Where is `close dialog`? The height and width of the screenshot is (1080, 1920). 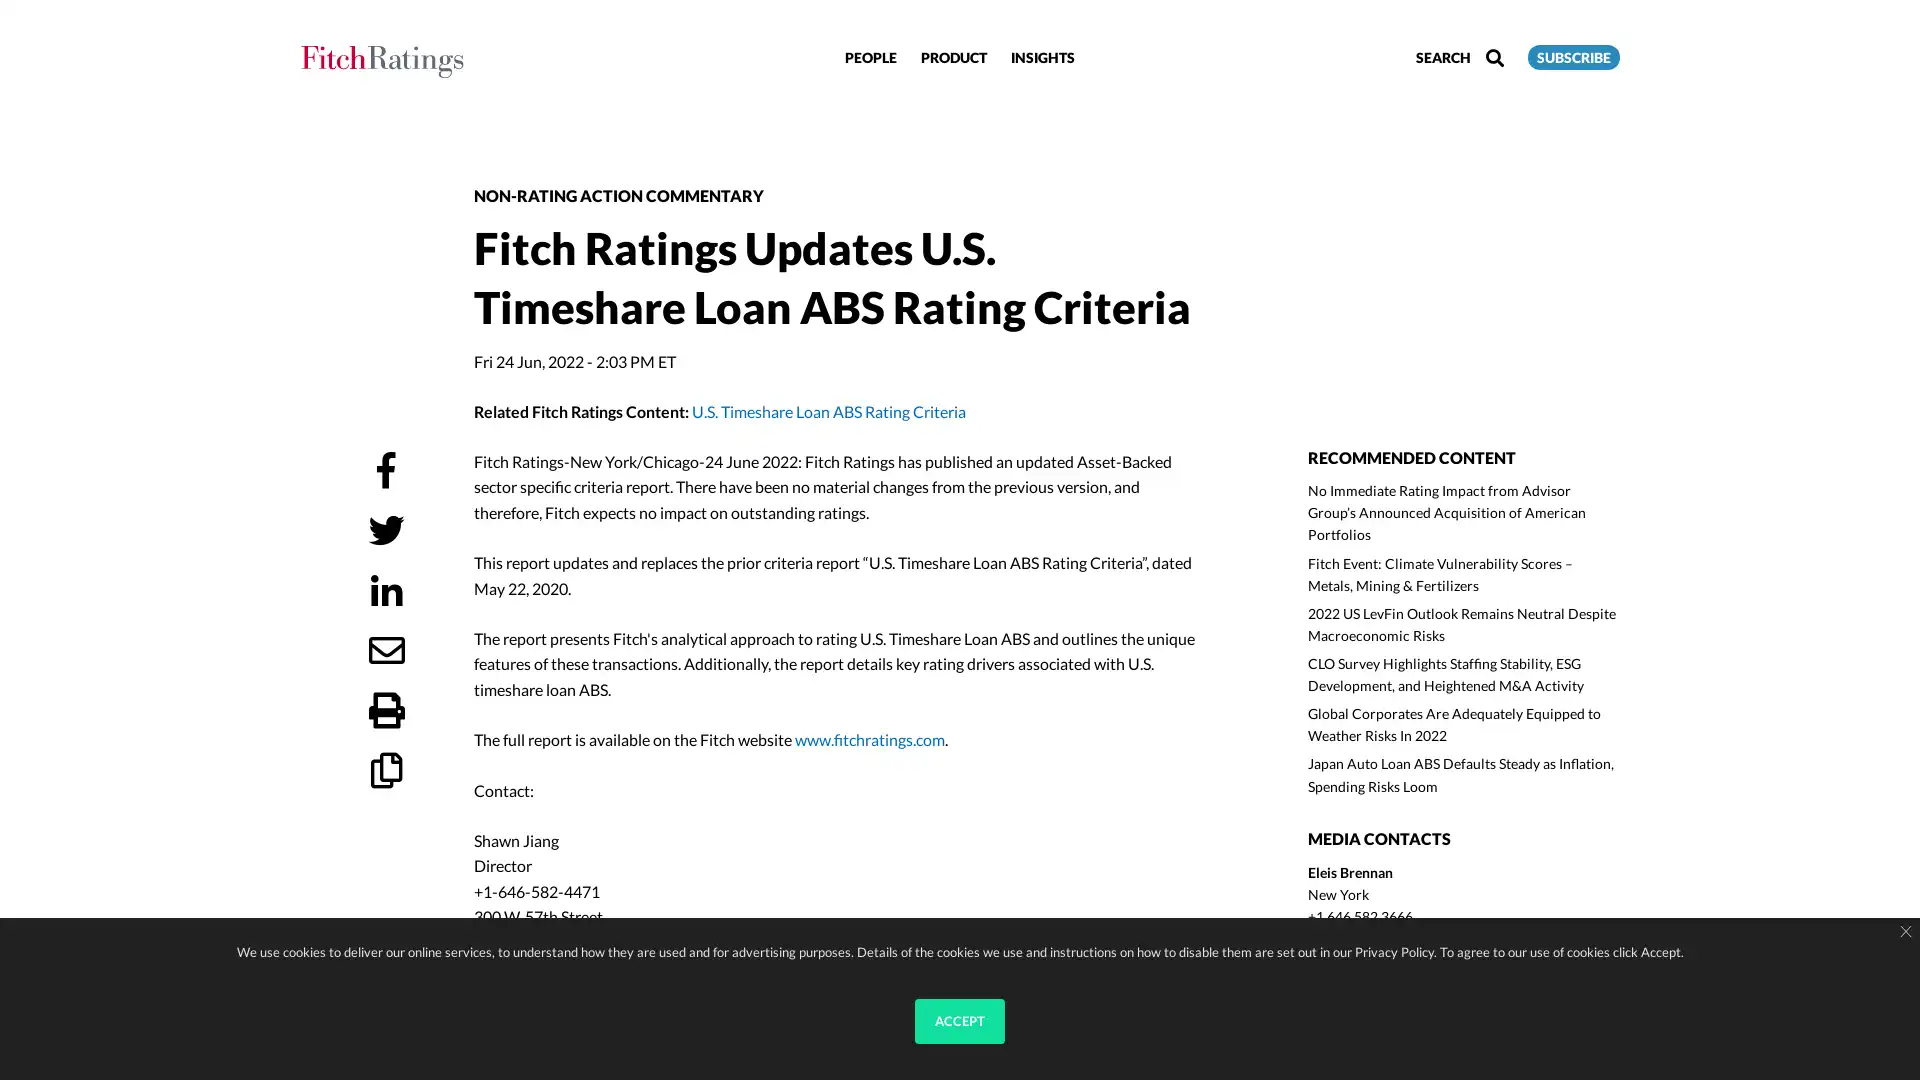 close dialog is located at coordinates (1904, 932).